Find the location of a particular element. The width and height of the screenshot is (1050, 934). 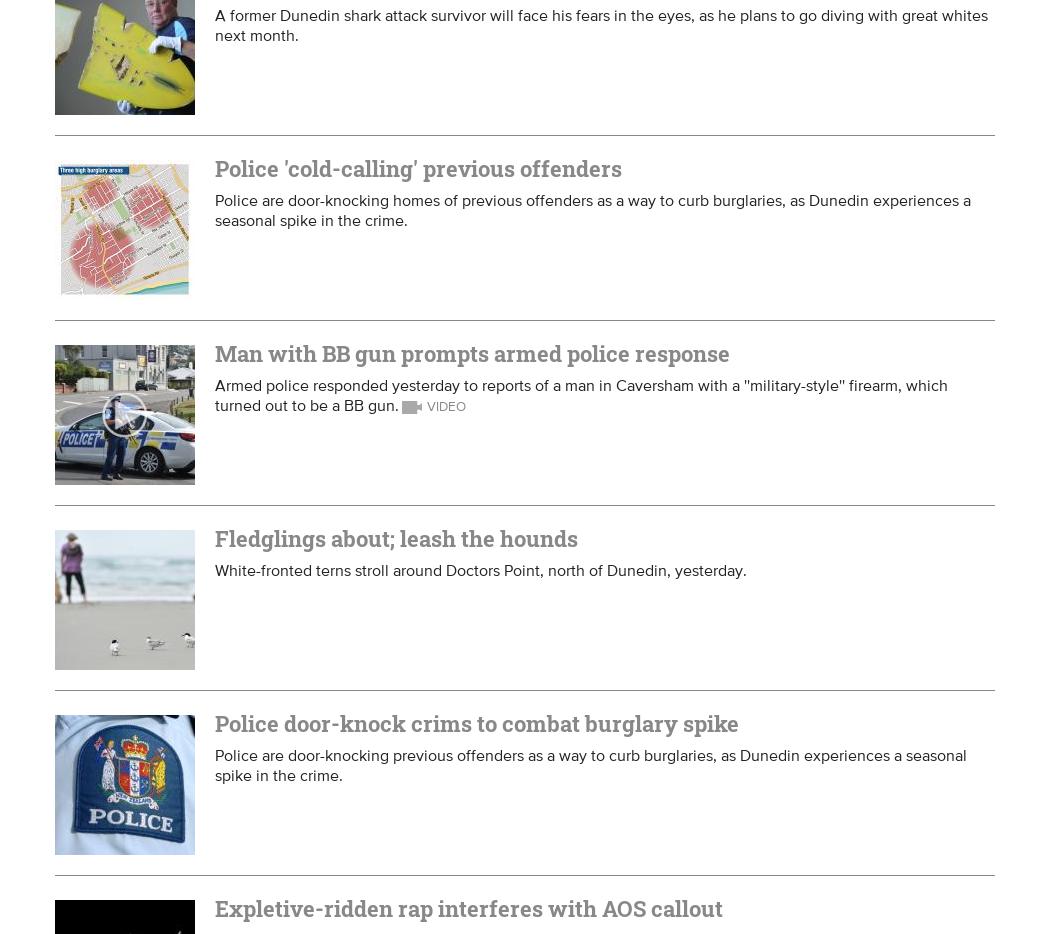

'Police are door-knocking previous offenders as a way to curb burglaries, as Dunedin experiences a seasonal spike in the crime.' is located at coordinates (590, 764).